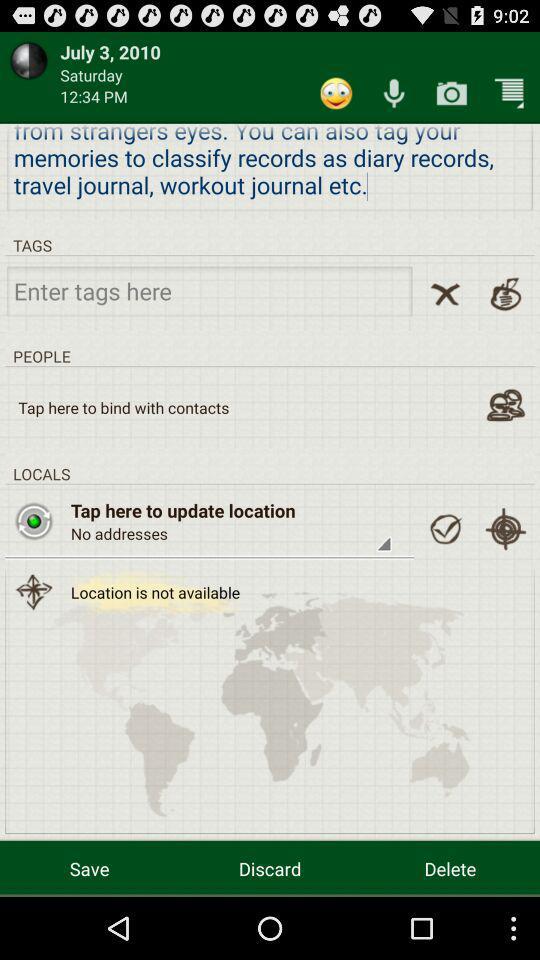  Describe the element at coordinates (504, 528) in the screenshot. I see `current location` at that location.